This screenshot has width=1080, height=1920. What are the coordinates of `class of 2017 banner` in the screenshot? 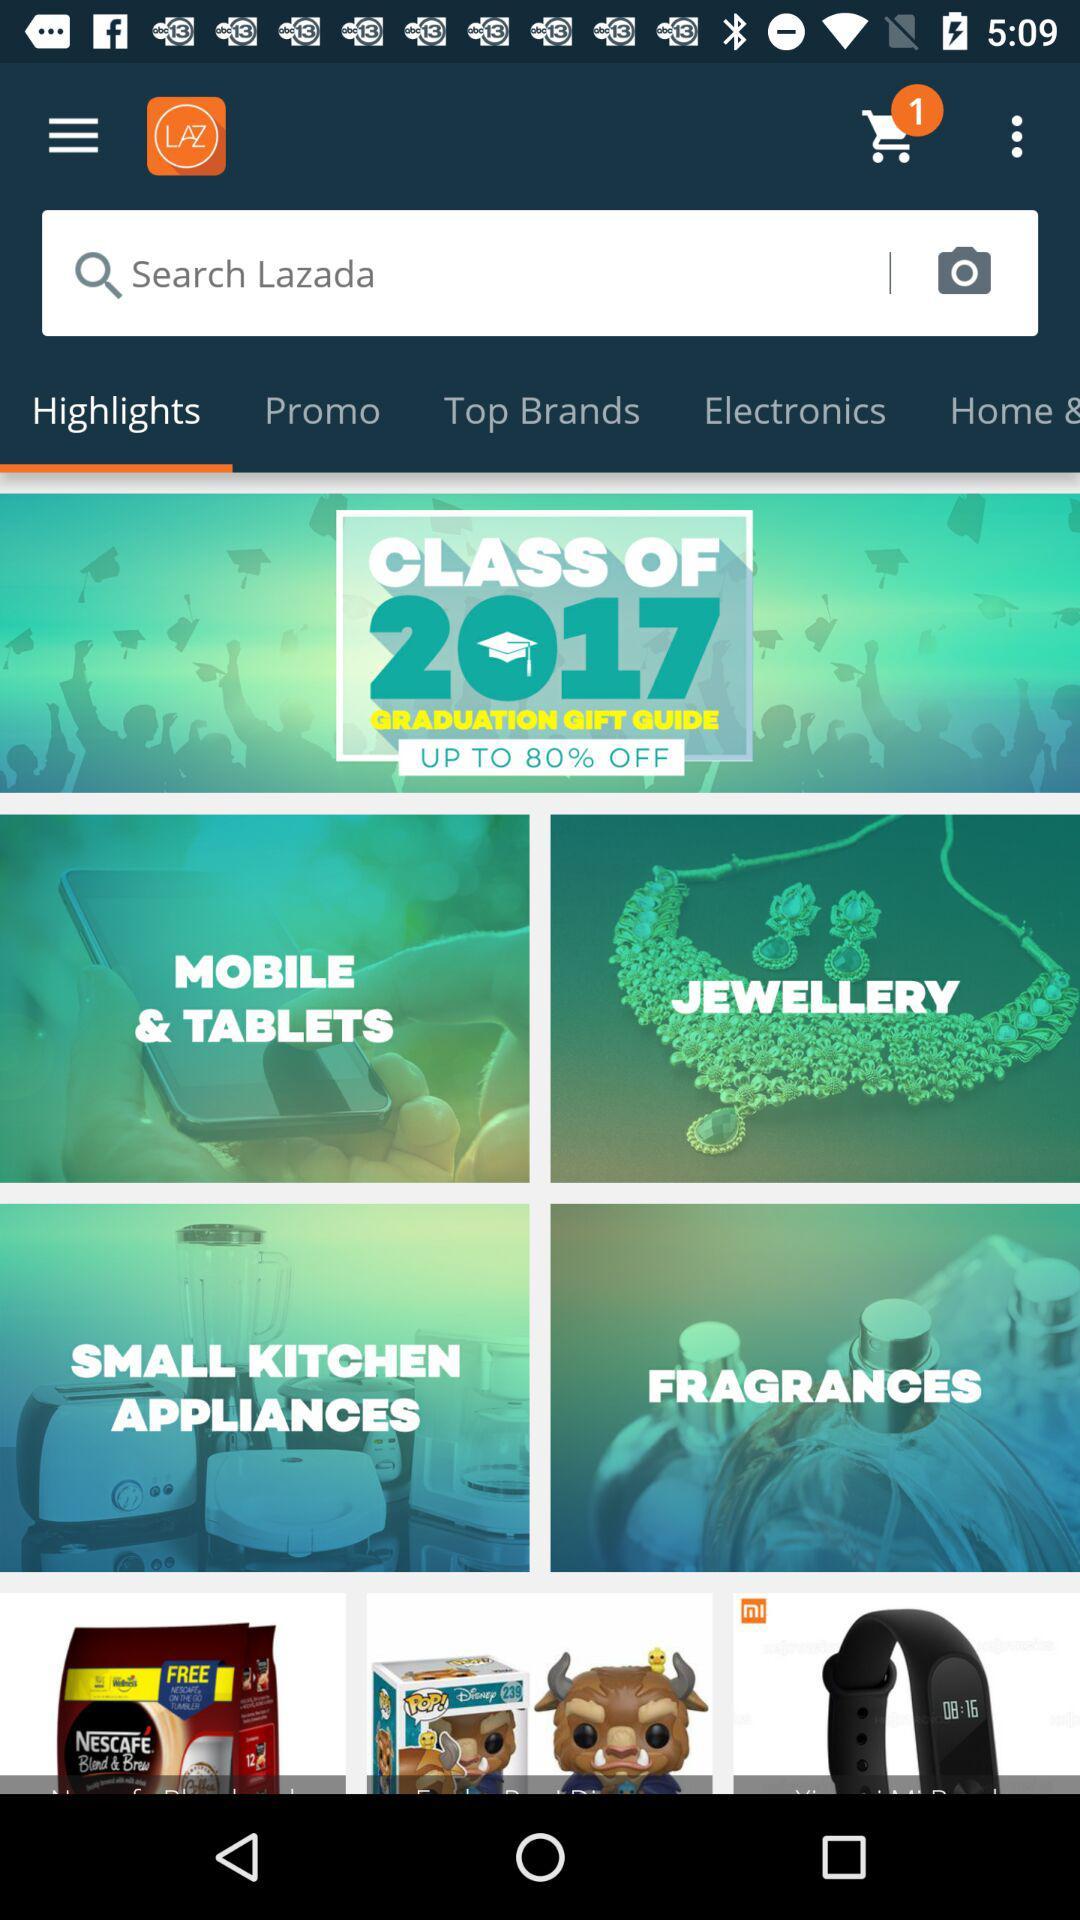 It's located at (540, 643).